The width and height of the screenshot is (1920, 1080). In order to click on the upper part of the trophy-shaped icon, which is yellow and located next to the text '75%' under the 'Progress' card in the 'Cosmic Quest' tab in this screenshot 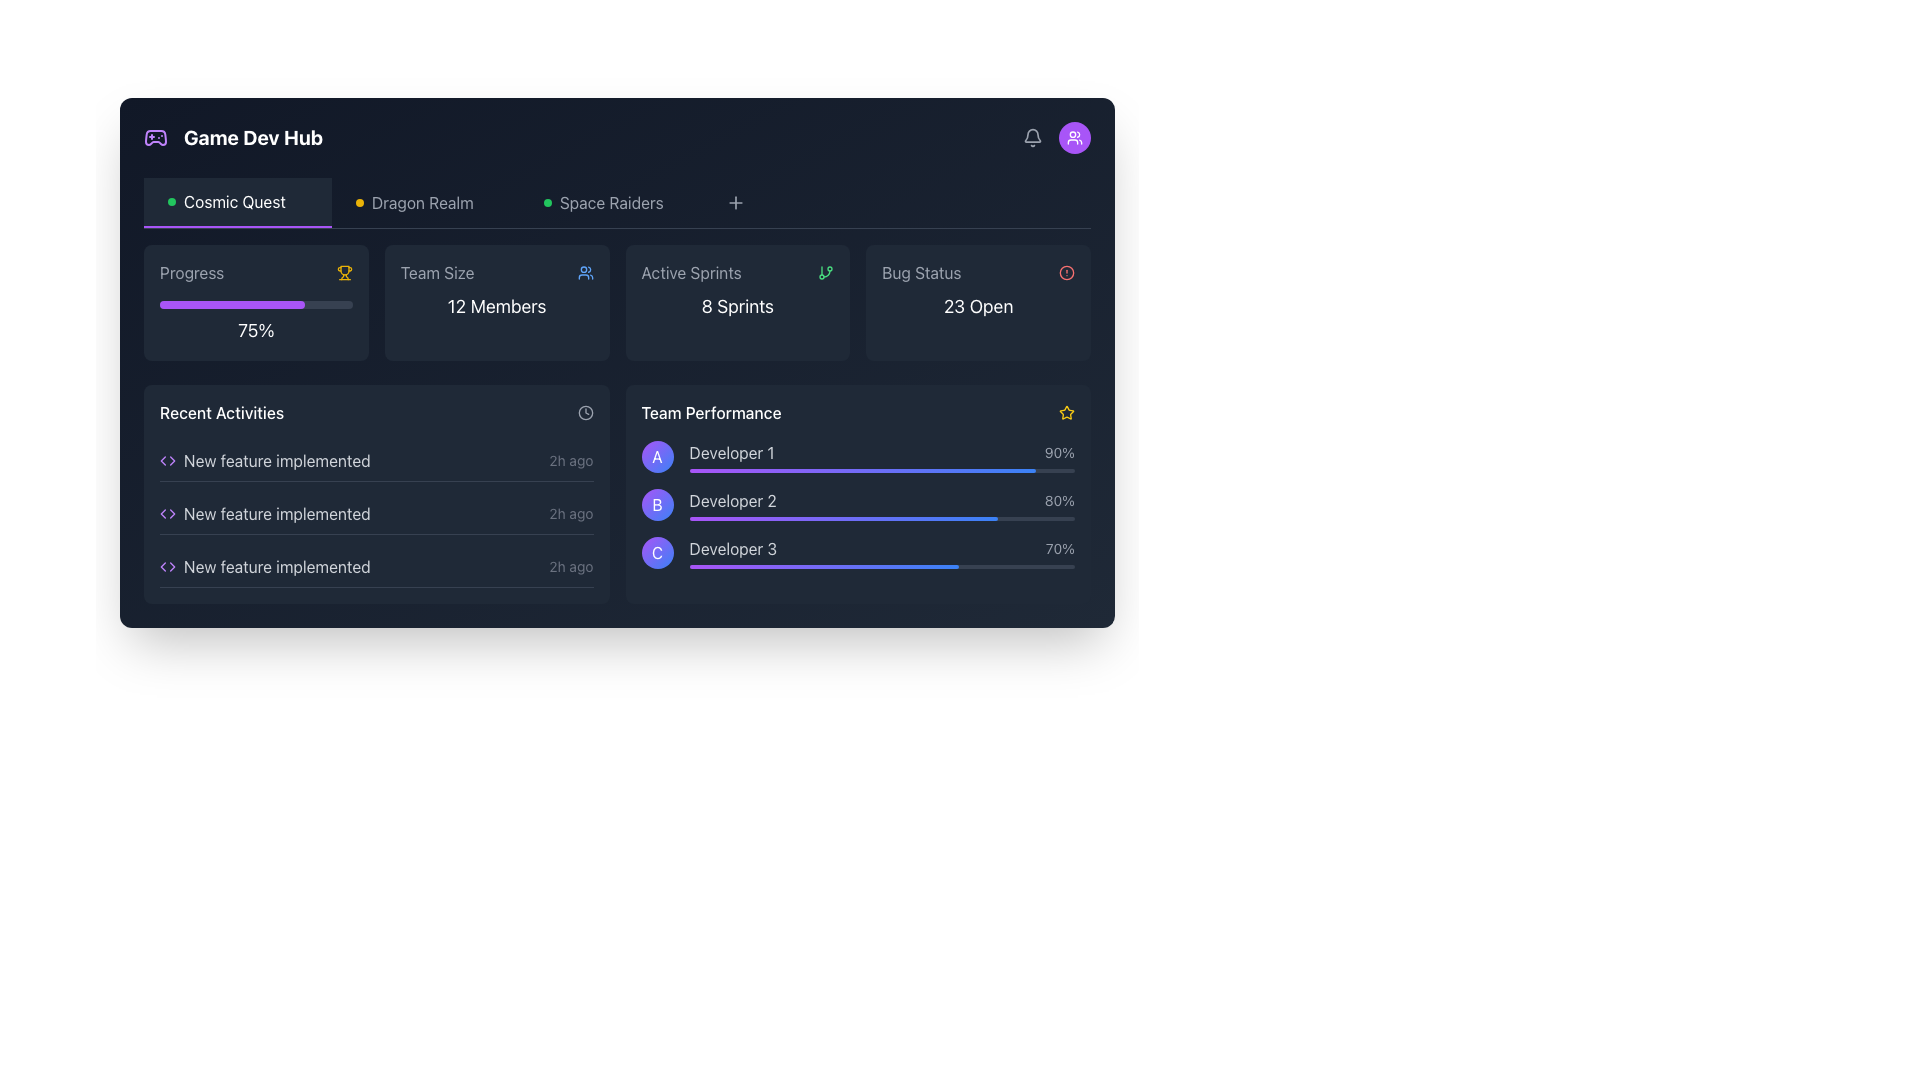, I will do `click(344, 270)`.